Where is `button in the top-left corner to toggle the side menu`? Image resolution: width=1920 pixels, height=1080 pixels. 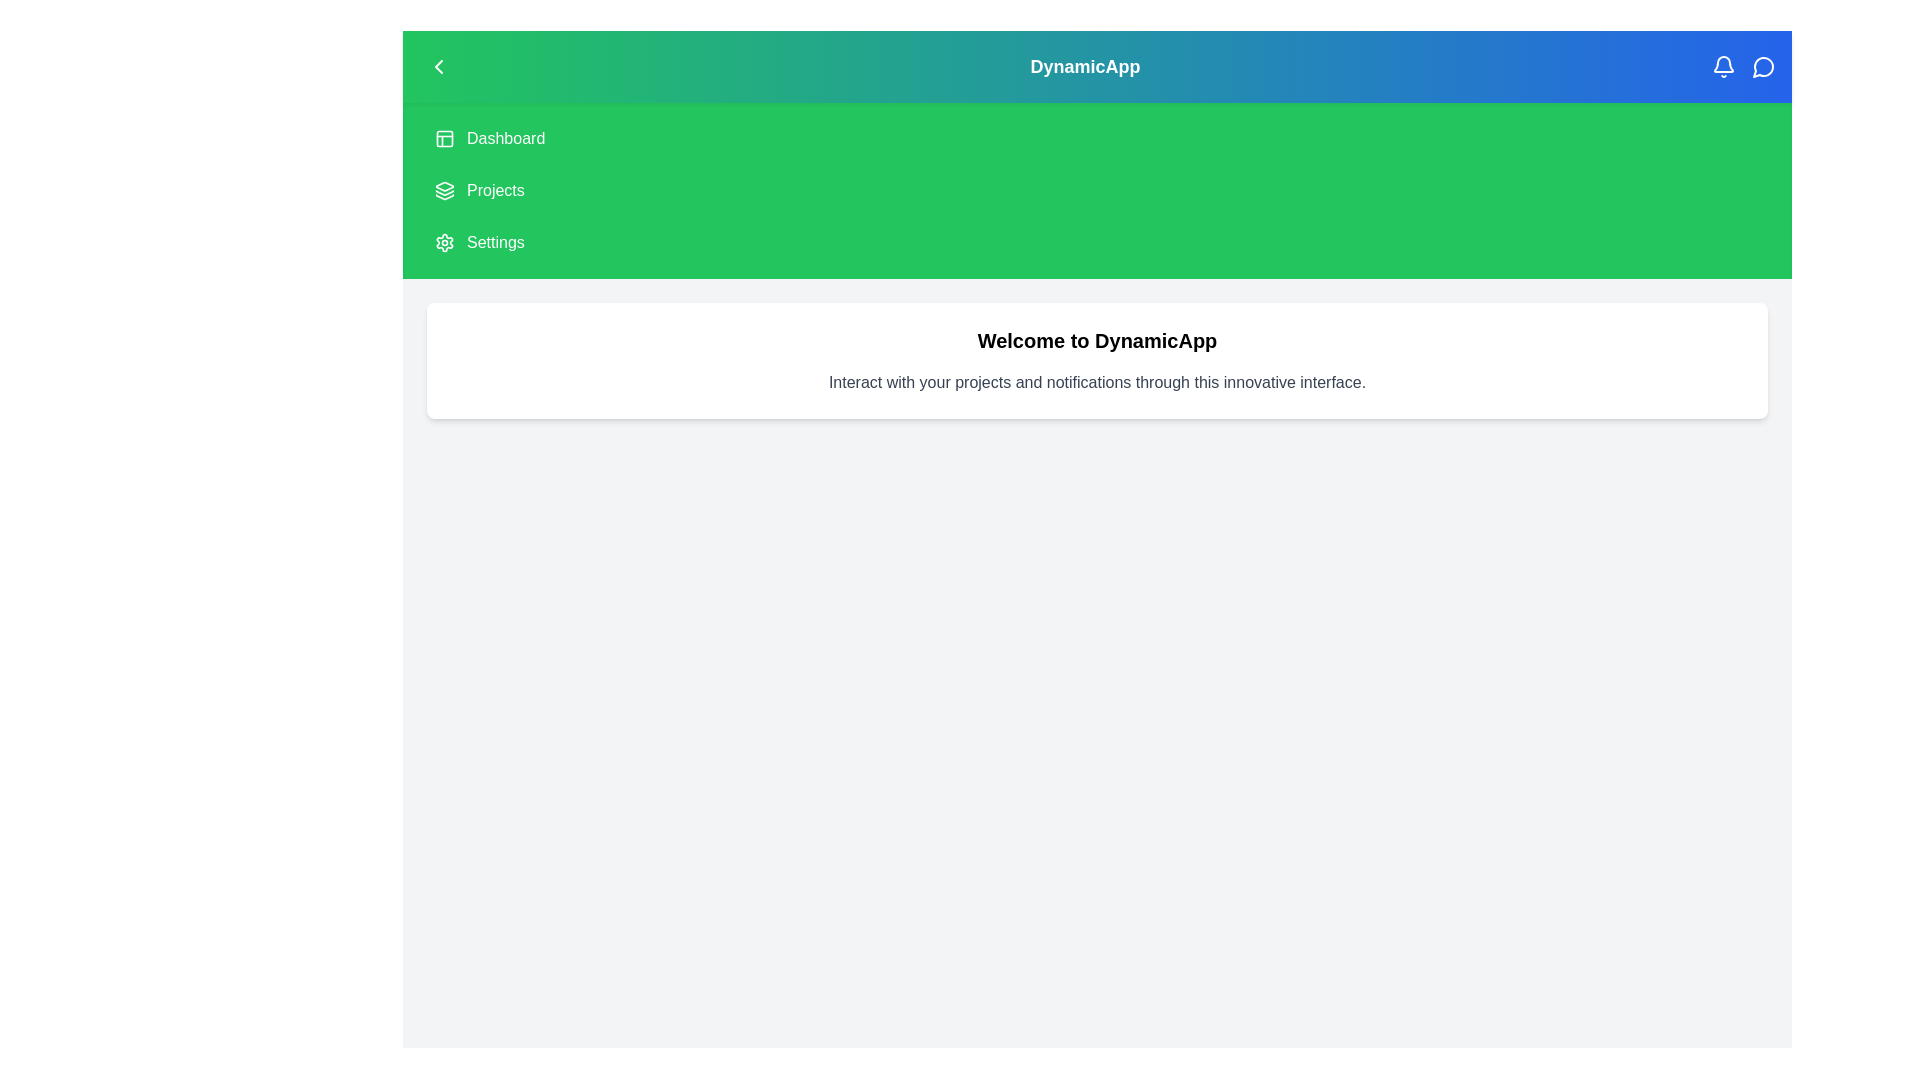
button in the top-left corner to toggle the side menu is located at coordinates (437, 65).